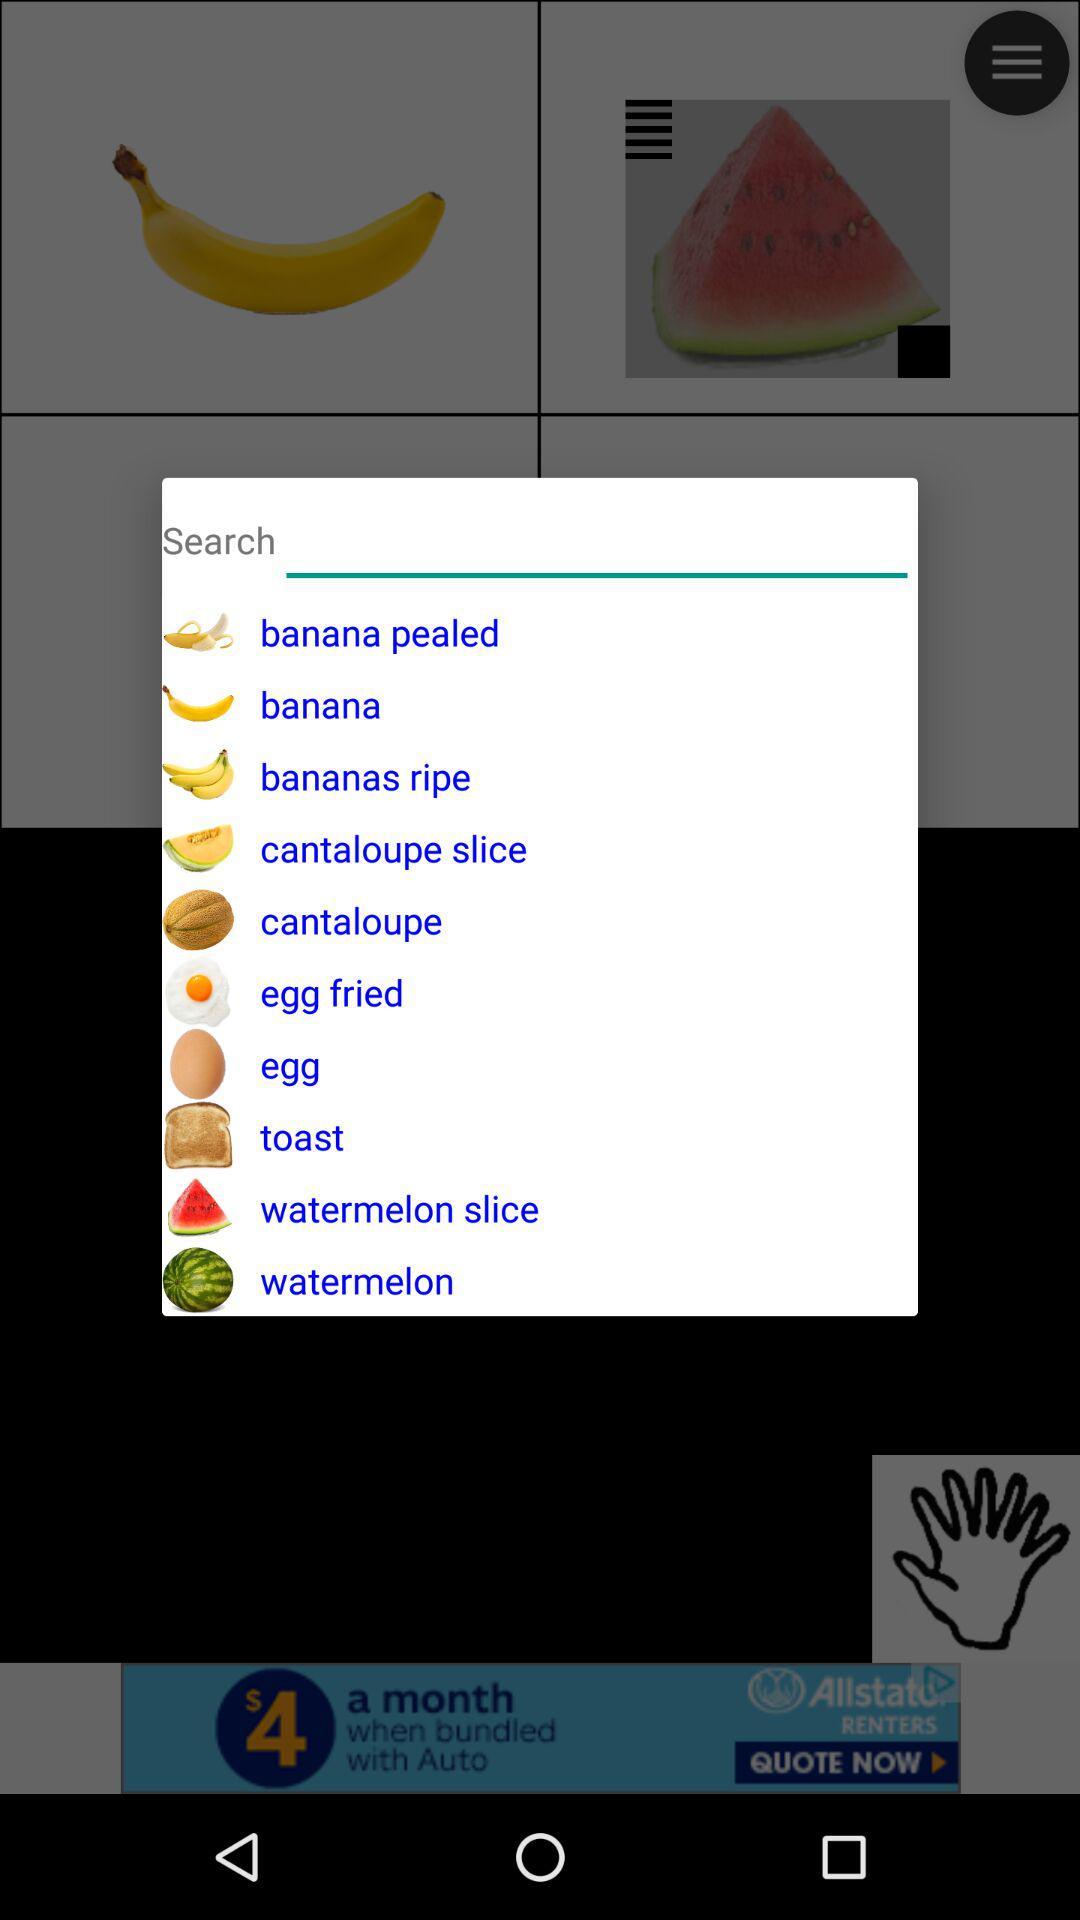  I want to click on banana pealed icon, so click(367, 631).